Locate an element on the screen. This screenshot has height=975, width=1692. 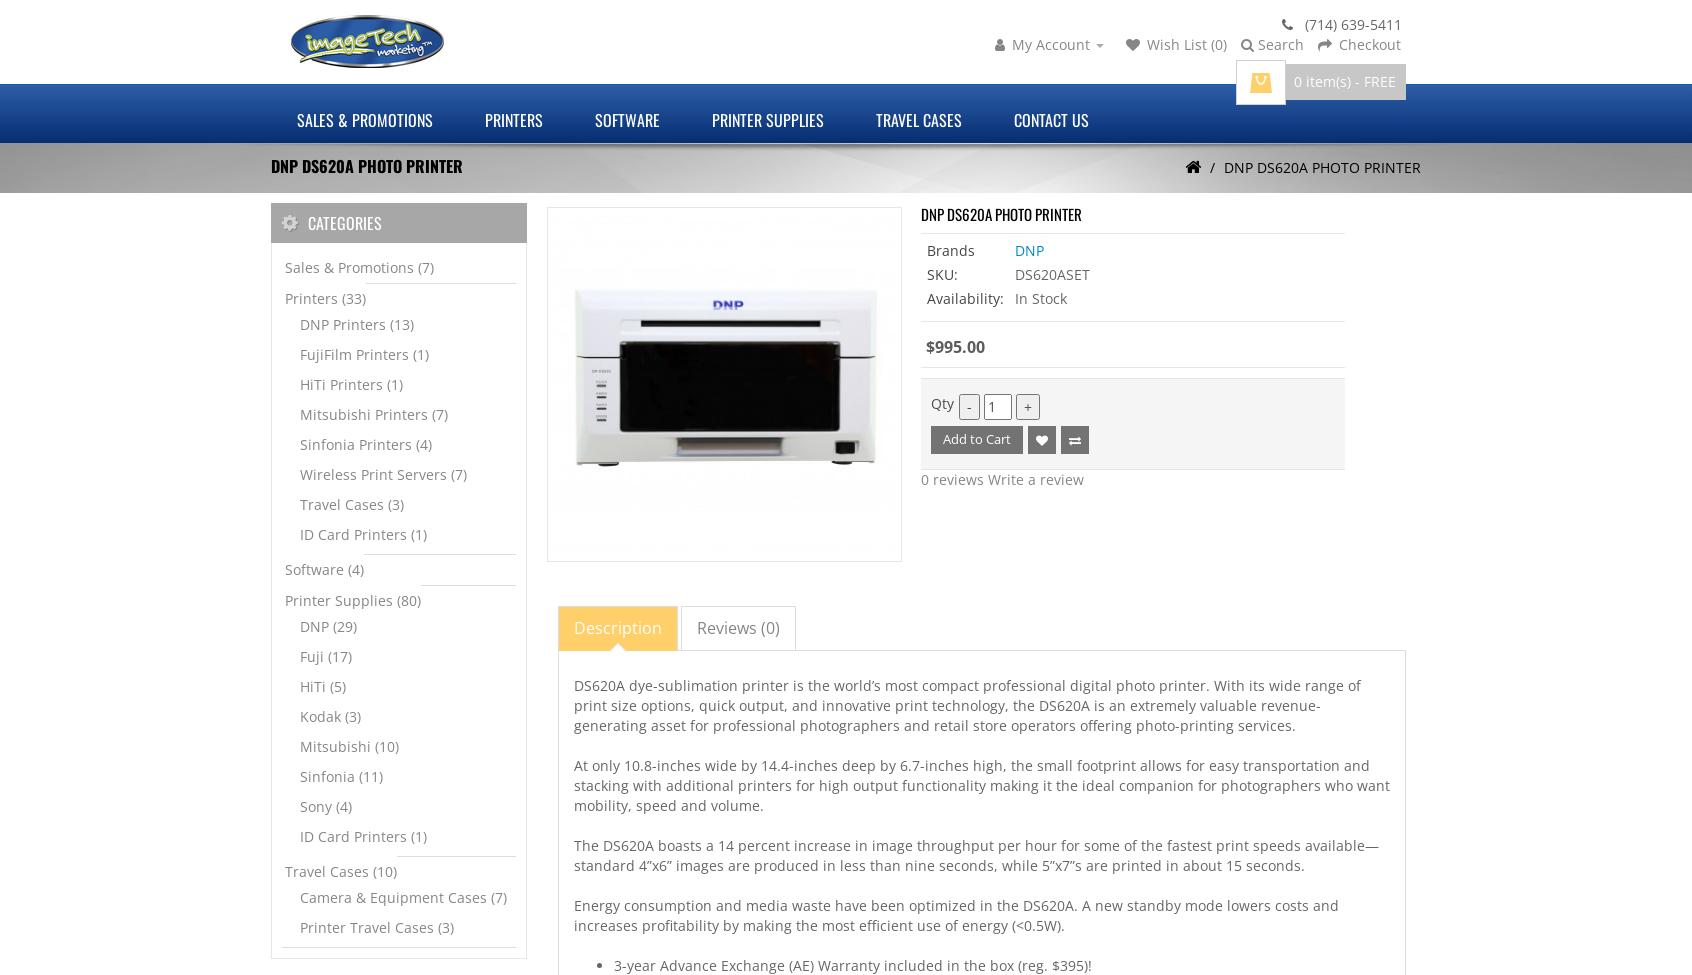
'DNP Printers (13)' is located at coordinates (357, 323).